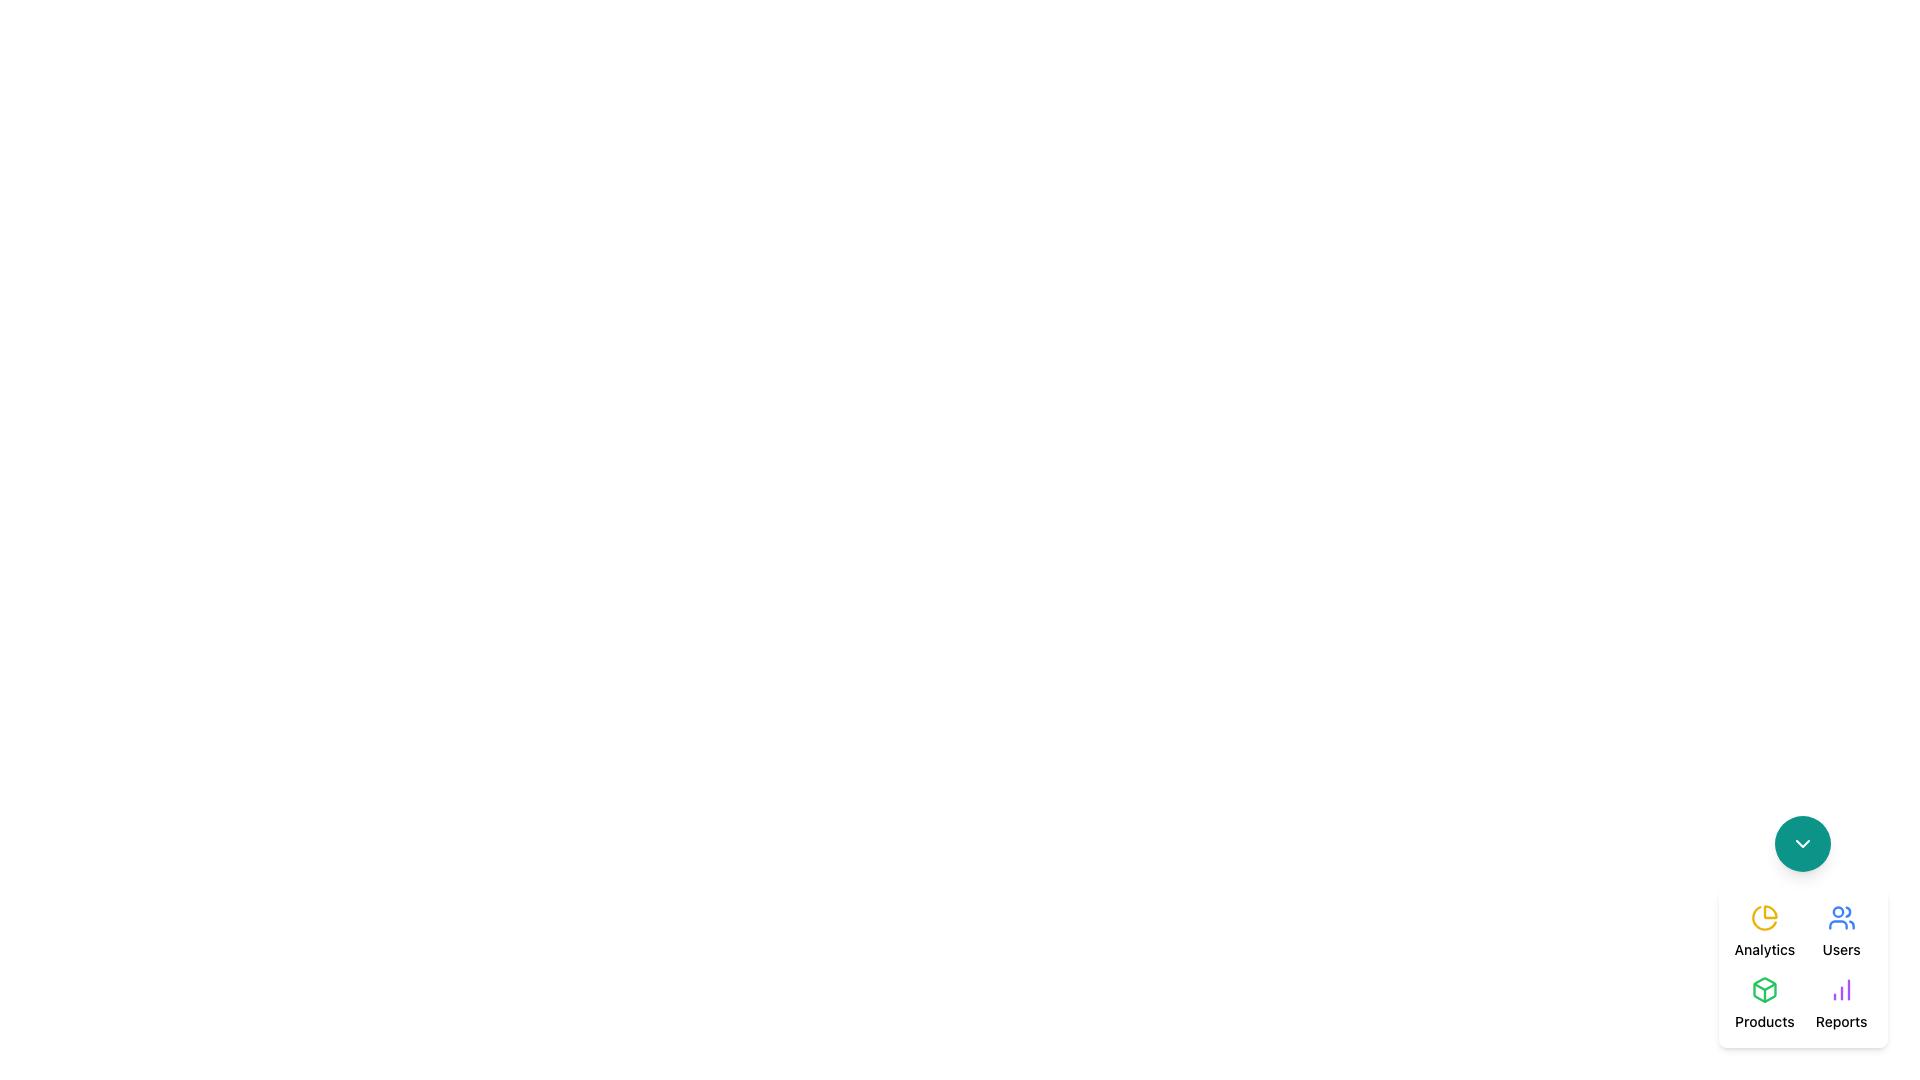  What do you see at coordinates (1840, 1003) in the screenshot?
I see `the 'Reports' button with a bar chart icon` at bounding box center [1840, 1003].